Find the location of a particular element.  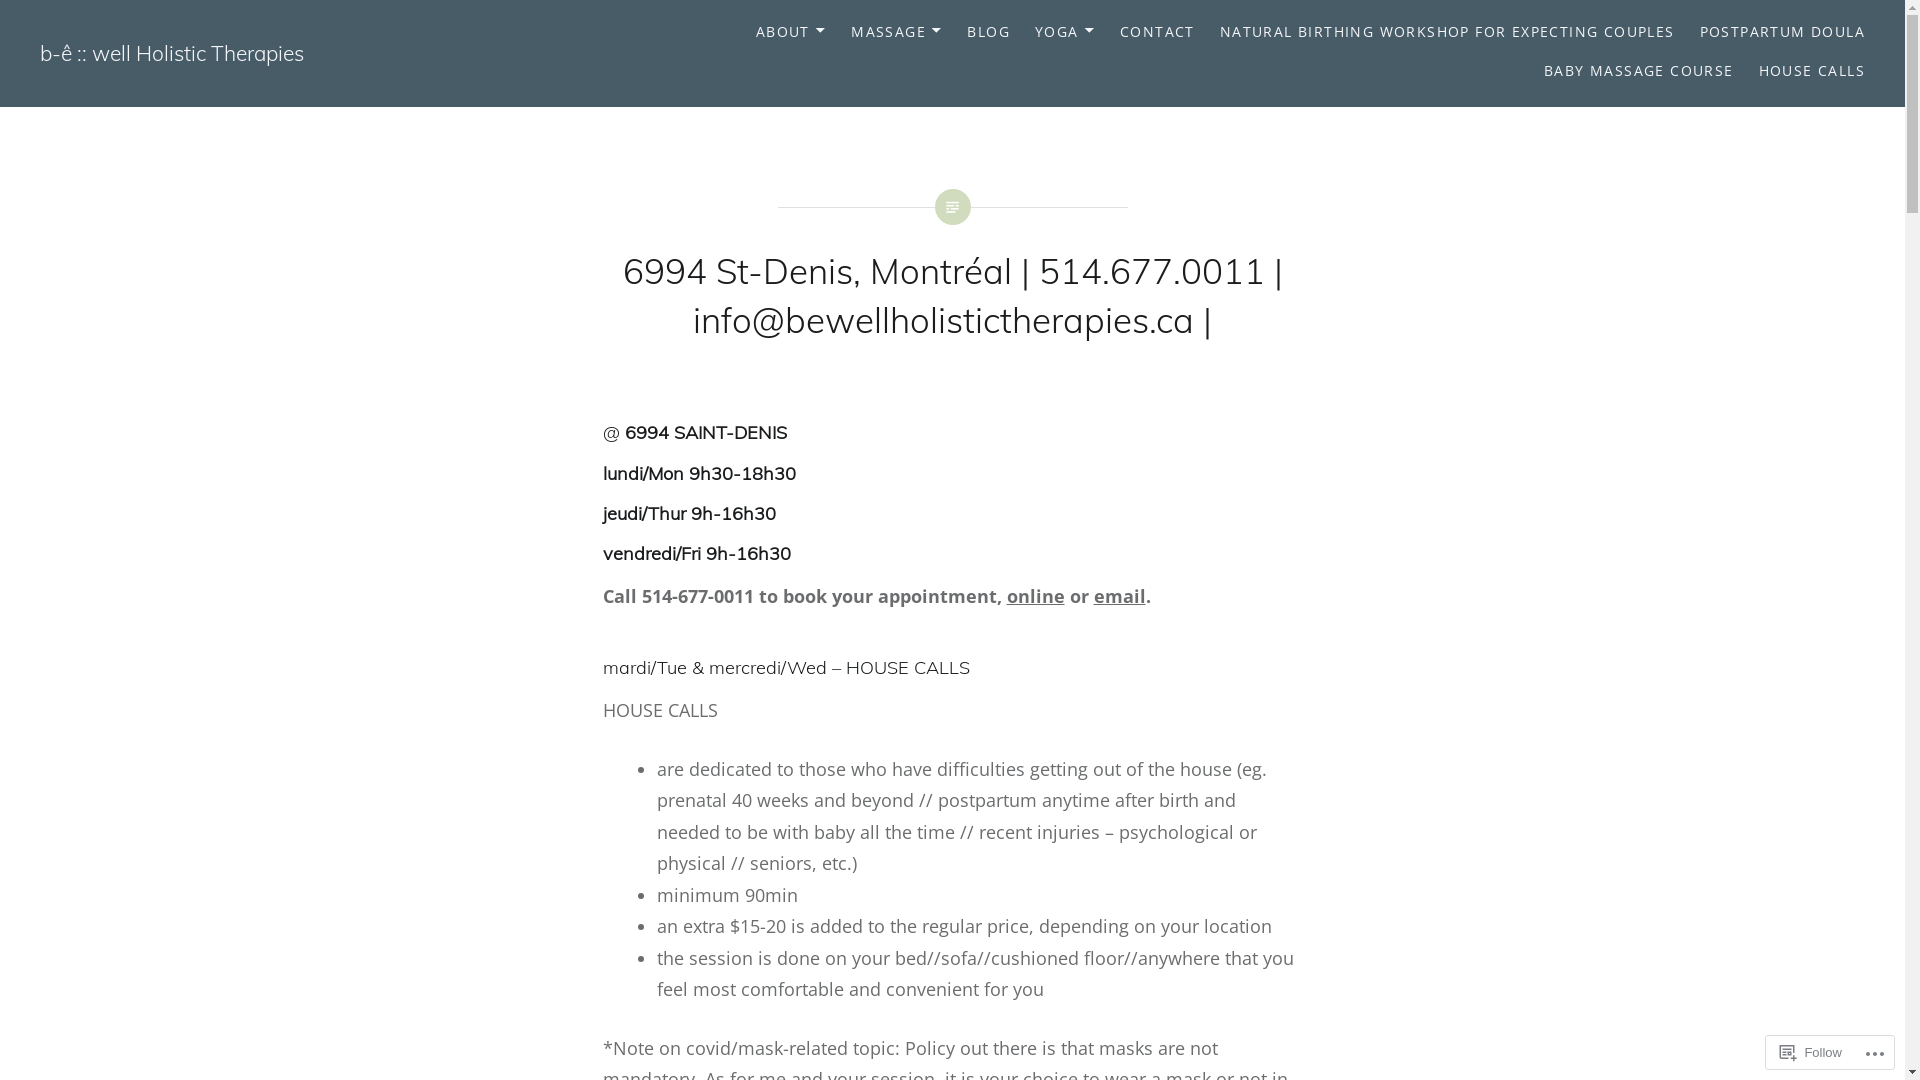

'NATURAL BIRTHING WORKSHOP FOR EXPECTING COUPLES' is located at coordinates (1447, 32).